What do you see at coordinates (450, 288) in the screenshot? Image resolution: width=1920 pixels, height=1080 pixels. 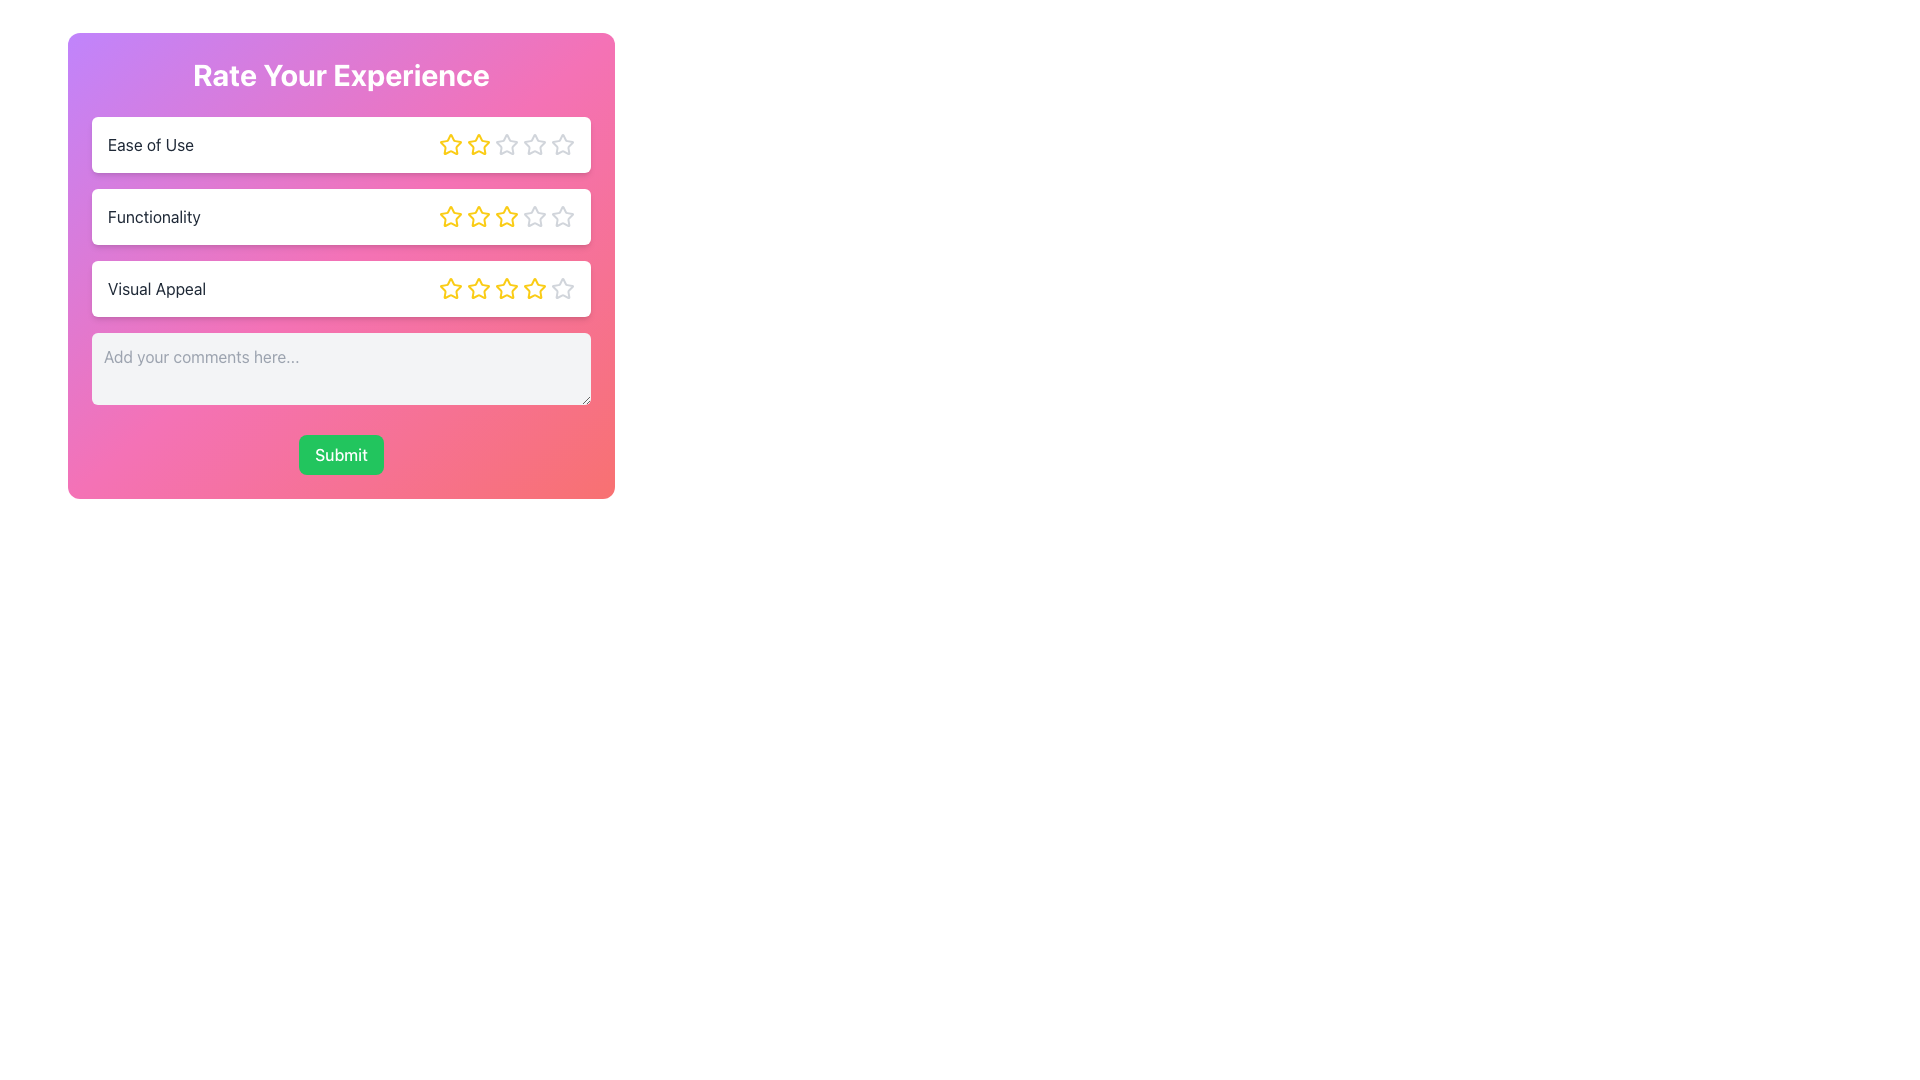 I see `the third star icon in the 'Visual Appeal' rating section` at bounding box center [450, 288].